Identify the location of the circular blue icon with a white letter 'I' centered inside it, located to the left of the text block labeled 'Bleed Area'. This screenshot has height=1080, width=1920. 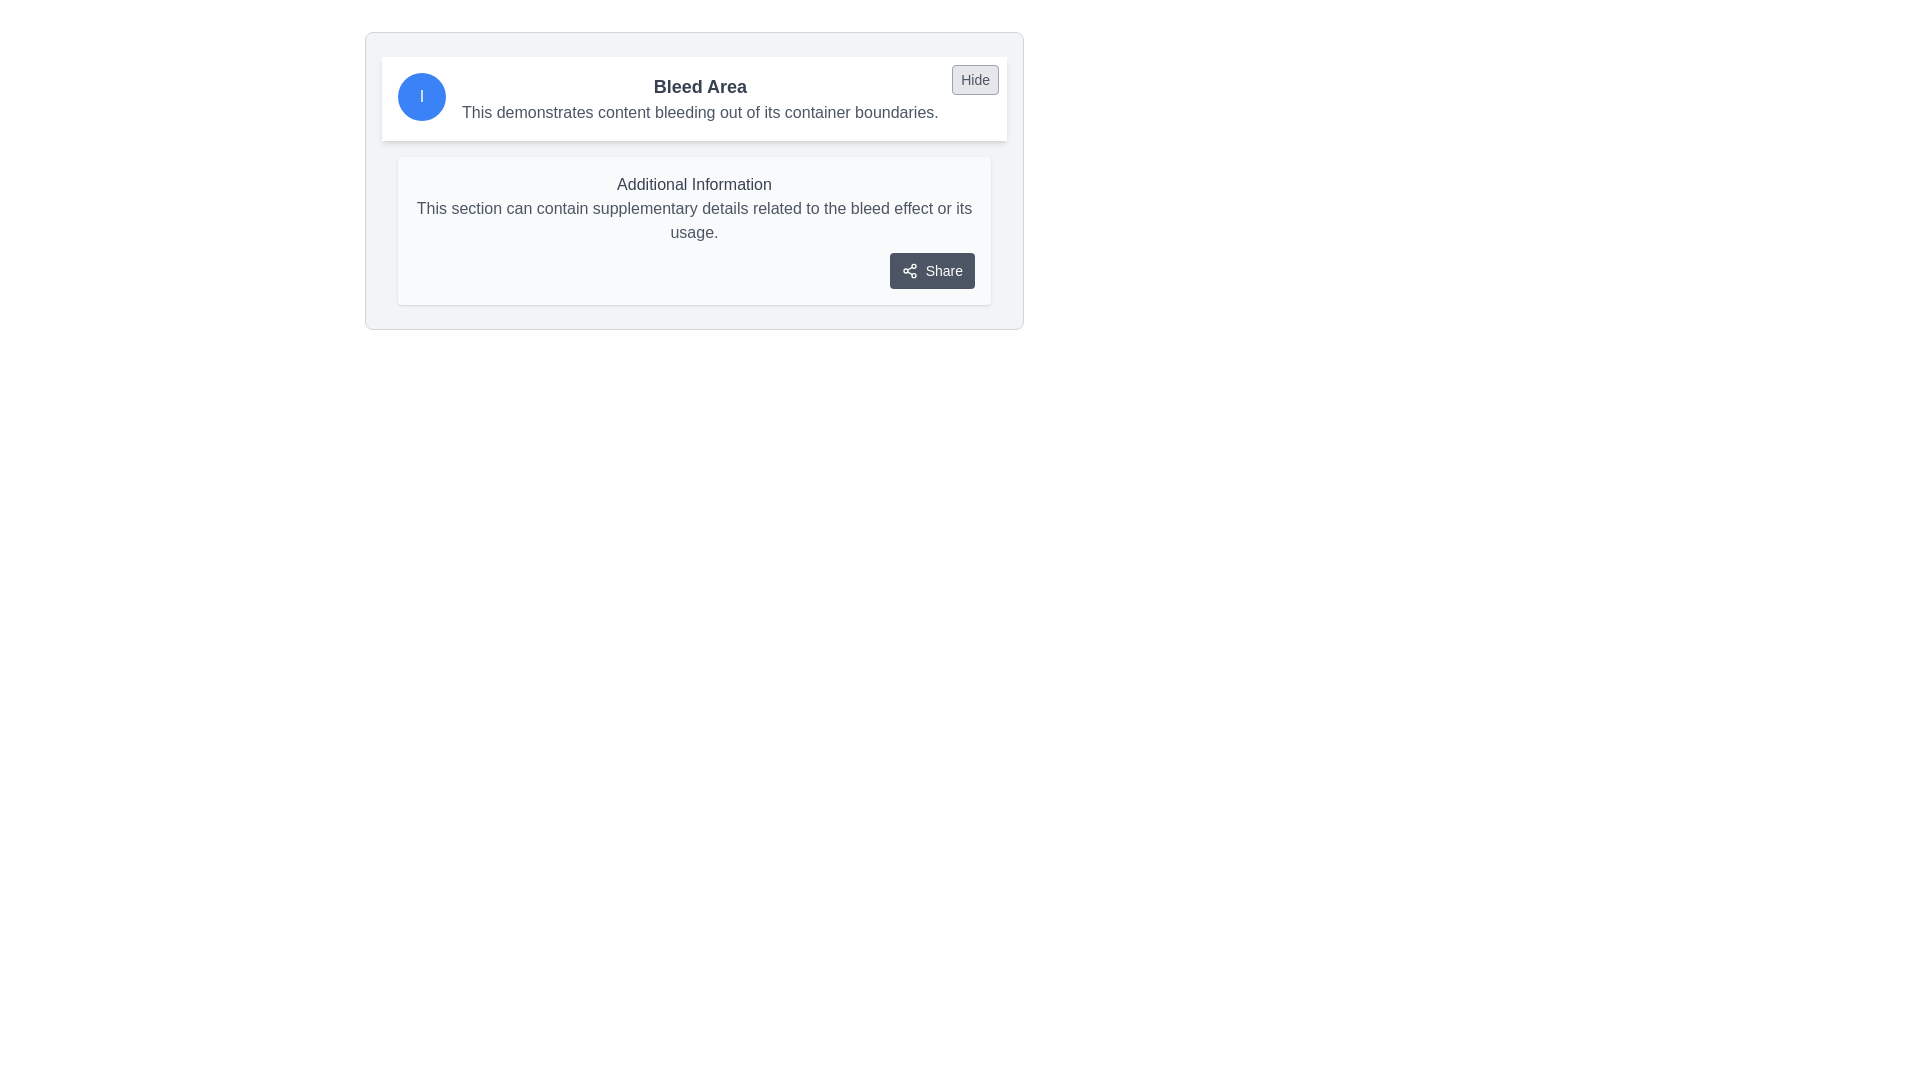
(421, 96).